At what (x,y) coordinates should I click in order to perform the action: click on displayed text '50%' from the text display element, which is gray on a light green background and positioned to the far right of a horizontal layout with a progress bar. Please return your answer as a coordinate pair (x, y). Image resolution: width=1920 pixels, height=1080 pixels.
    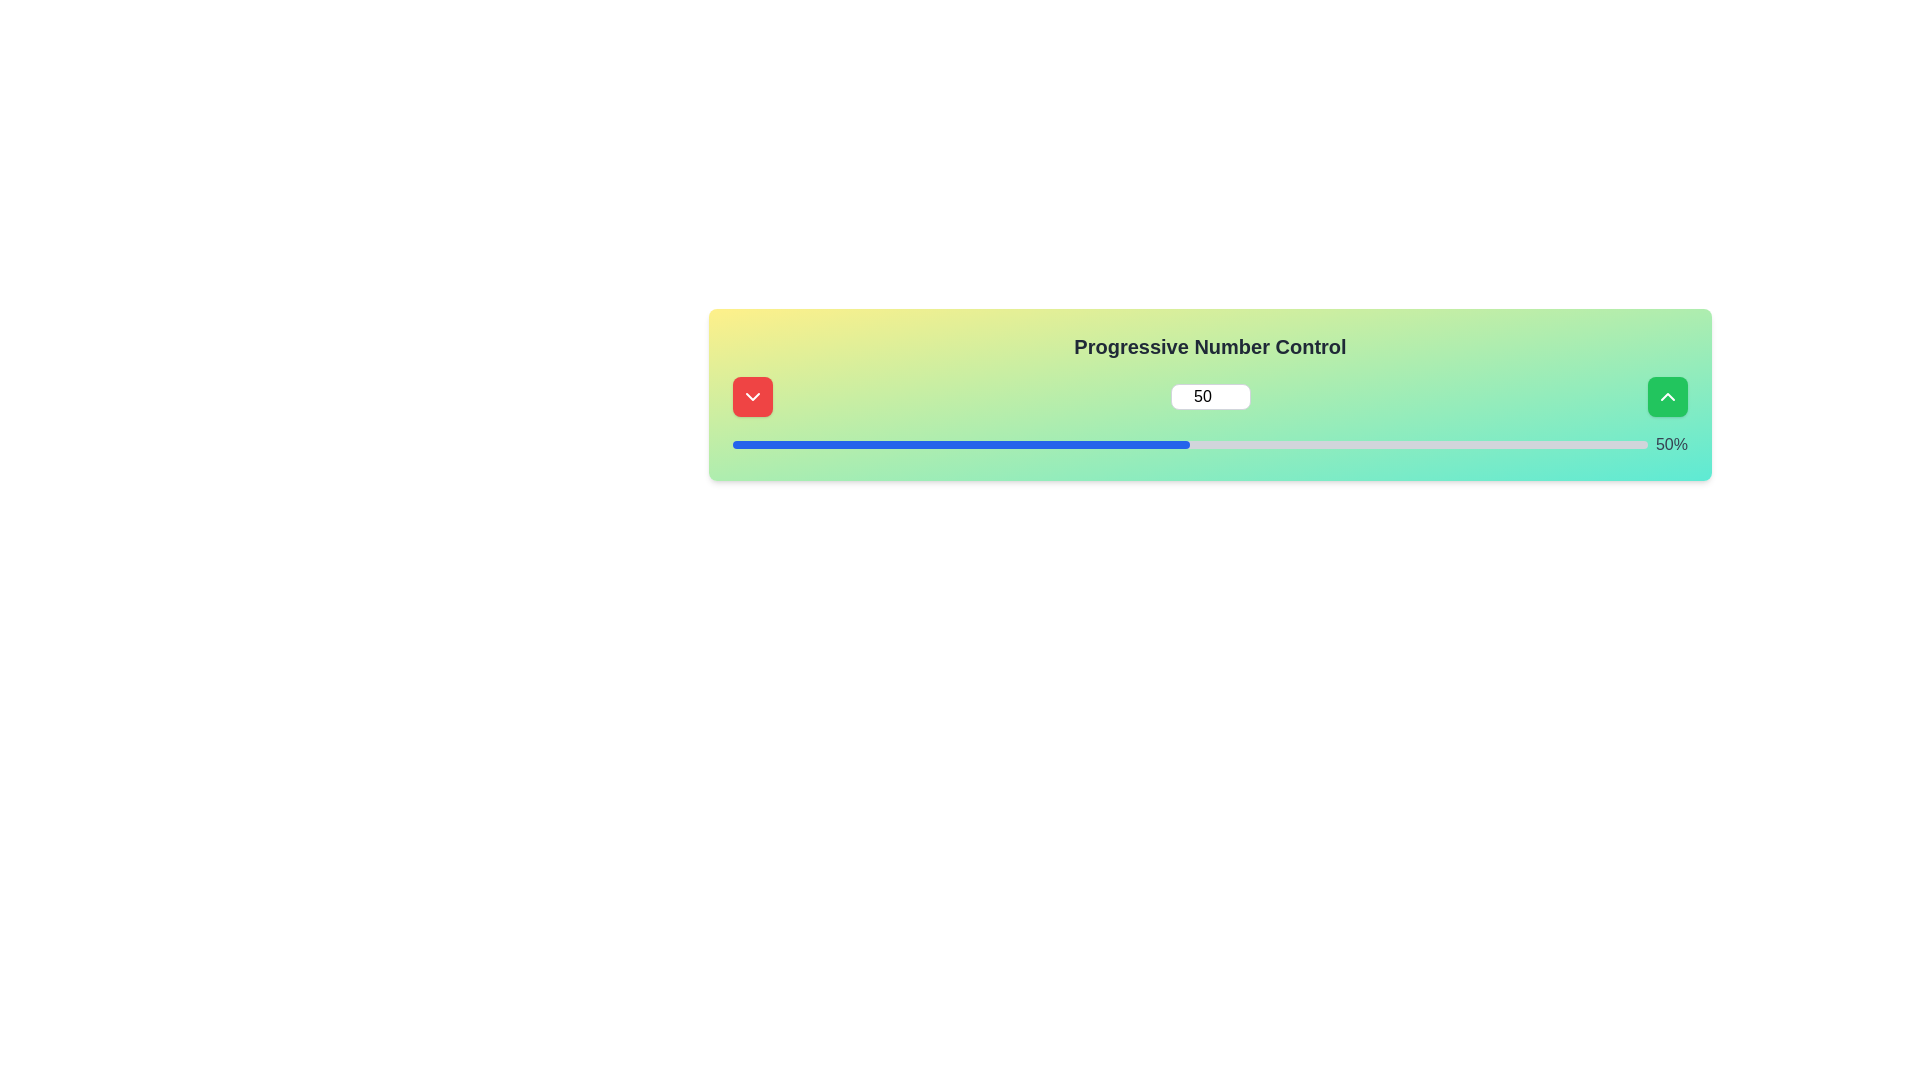
    Looking at the image, I should click on (1671, 443).